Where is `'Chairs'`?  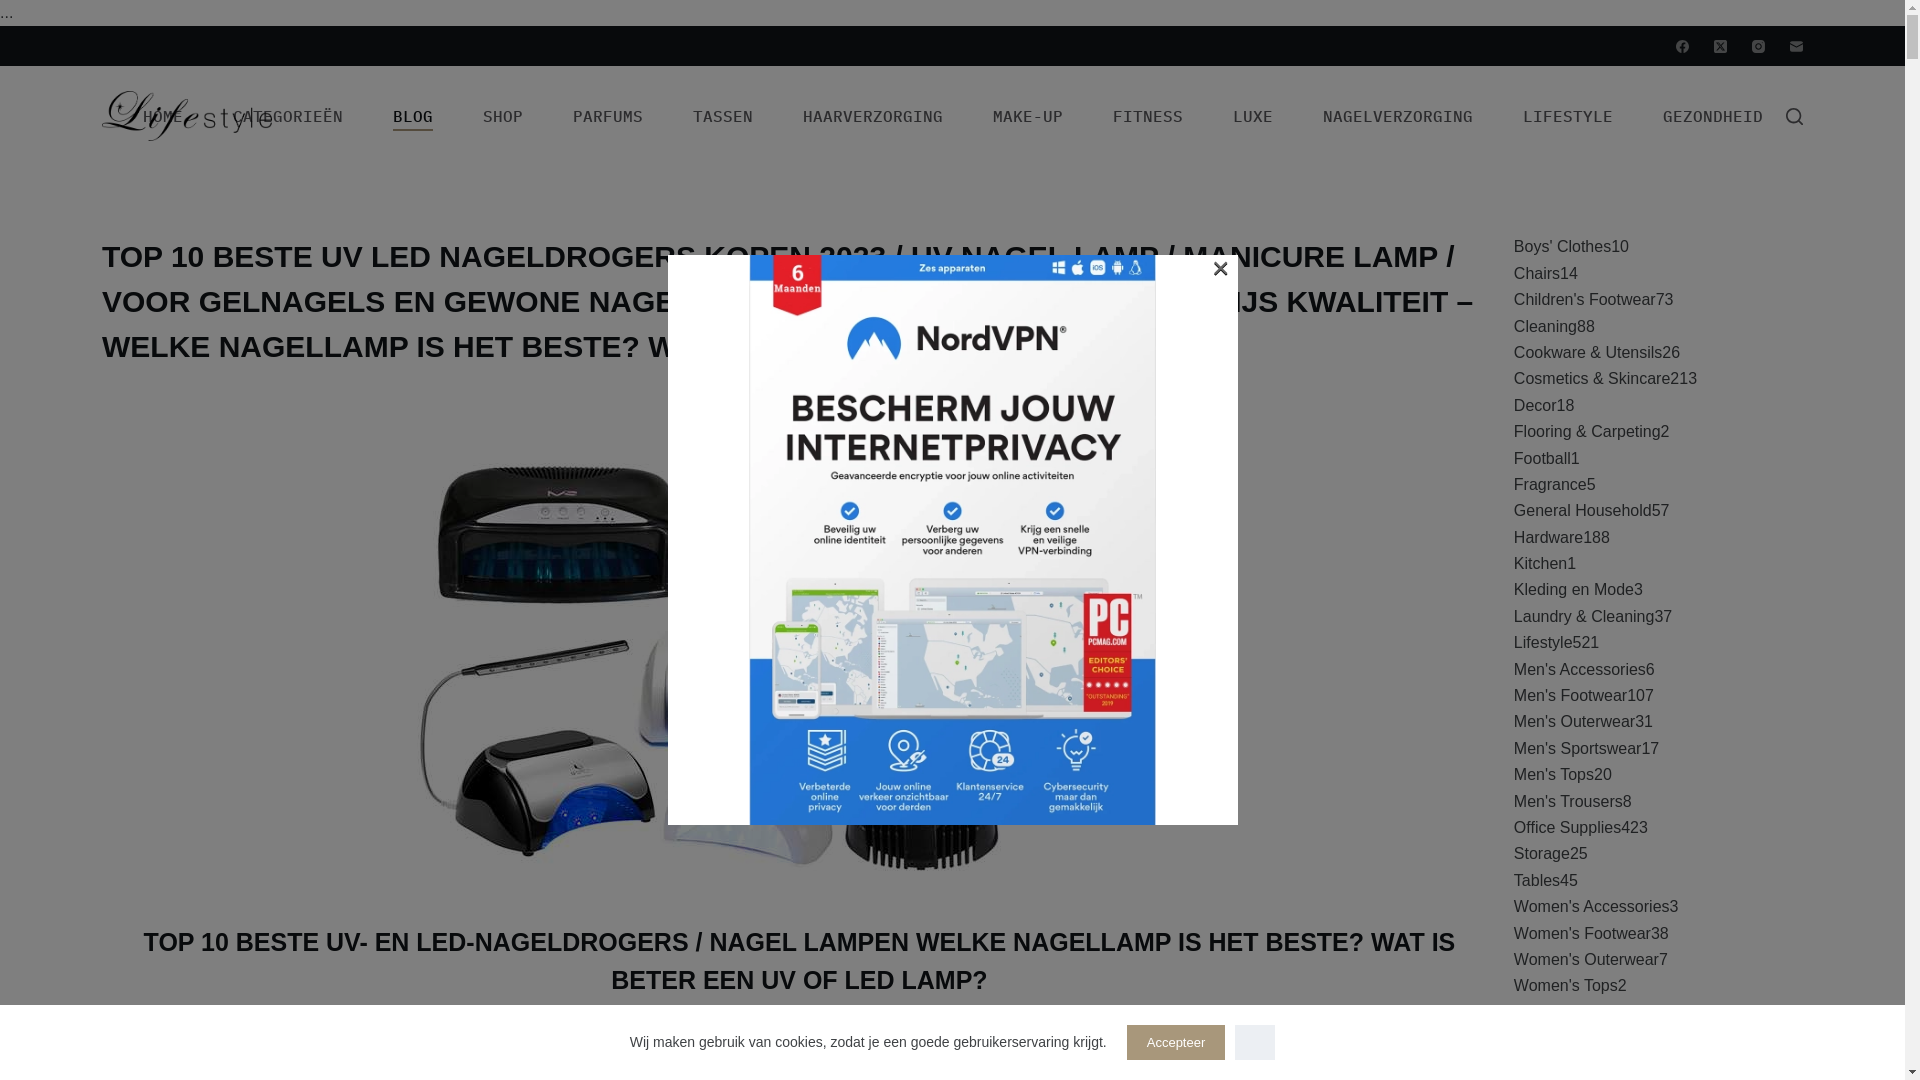
'Chairs' is located at coordinates (1535, 273).